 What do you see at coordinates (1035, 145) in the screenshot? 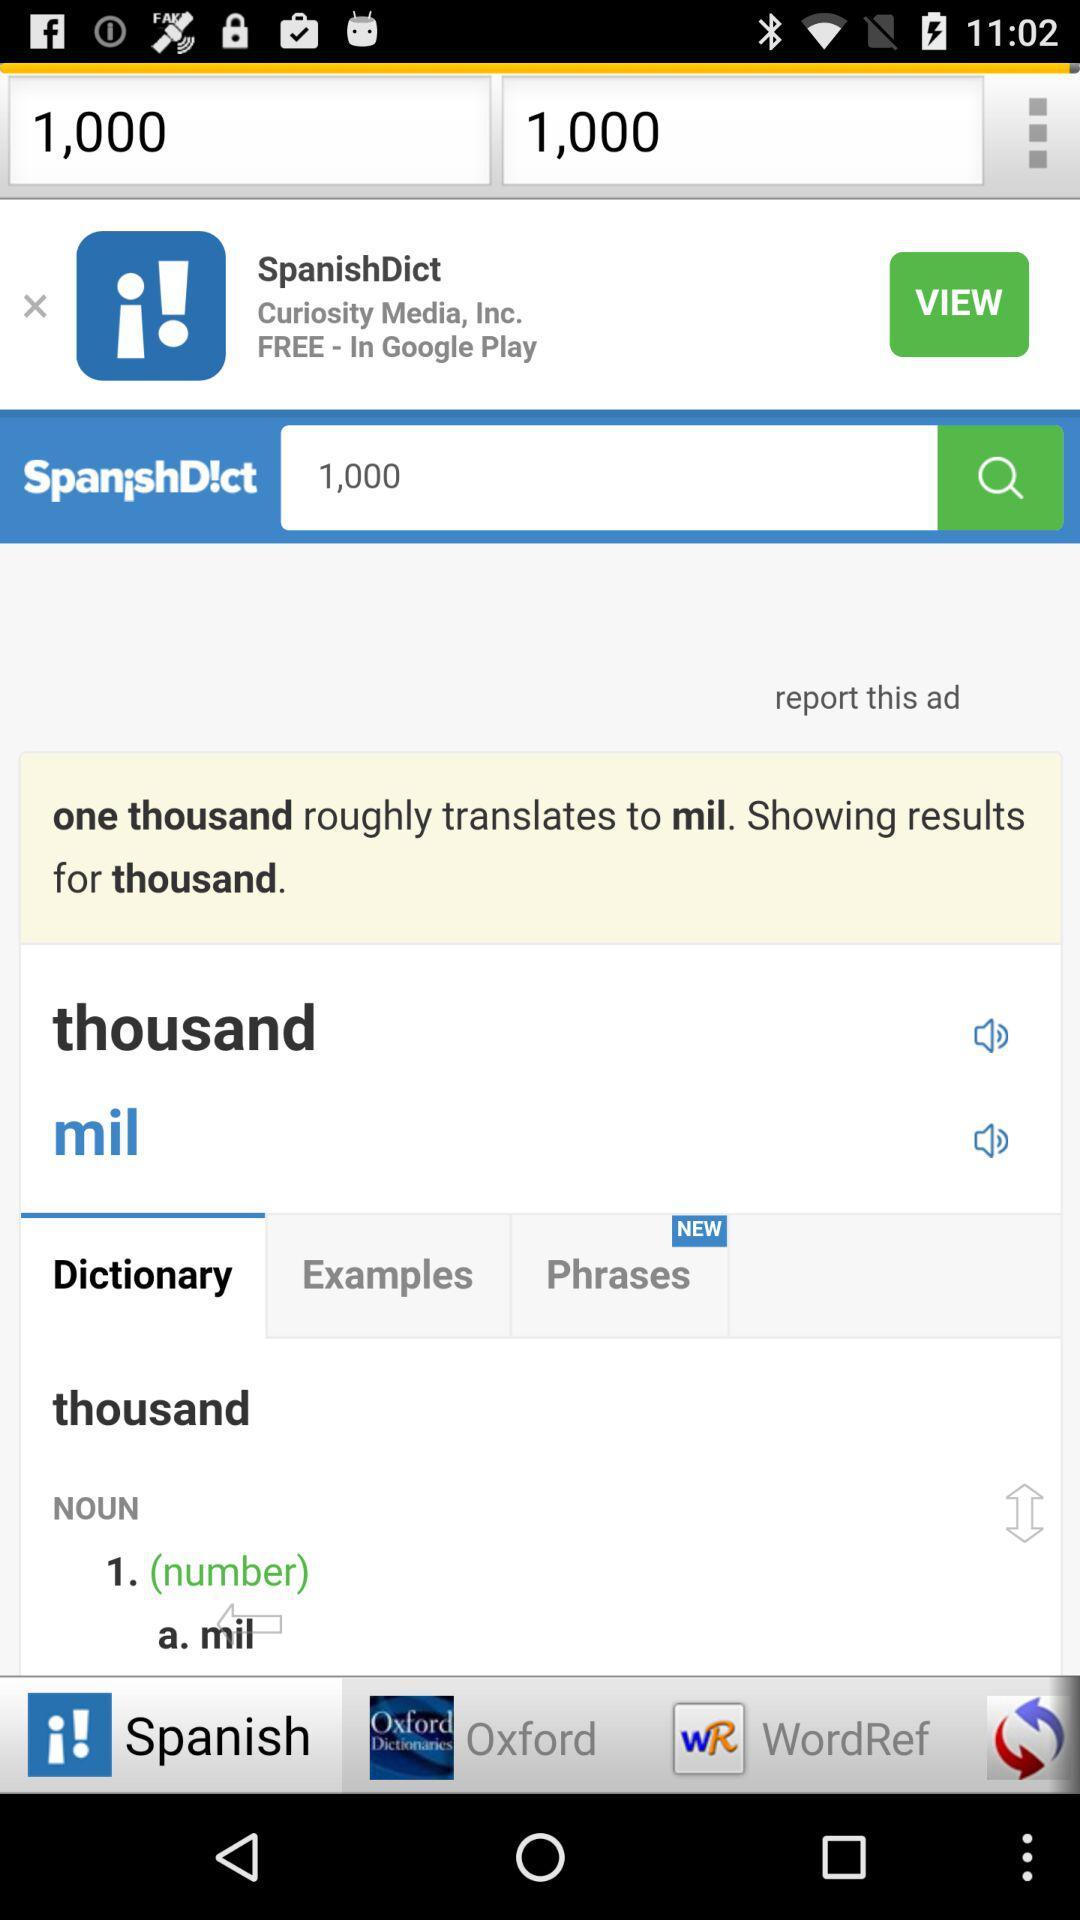
I see `the more icon` at bounding box center [1035, 145].